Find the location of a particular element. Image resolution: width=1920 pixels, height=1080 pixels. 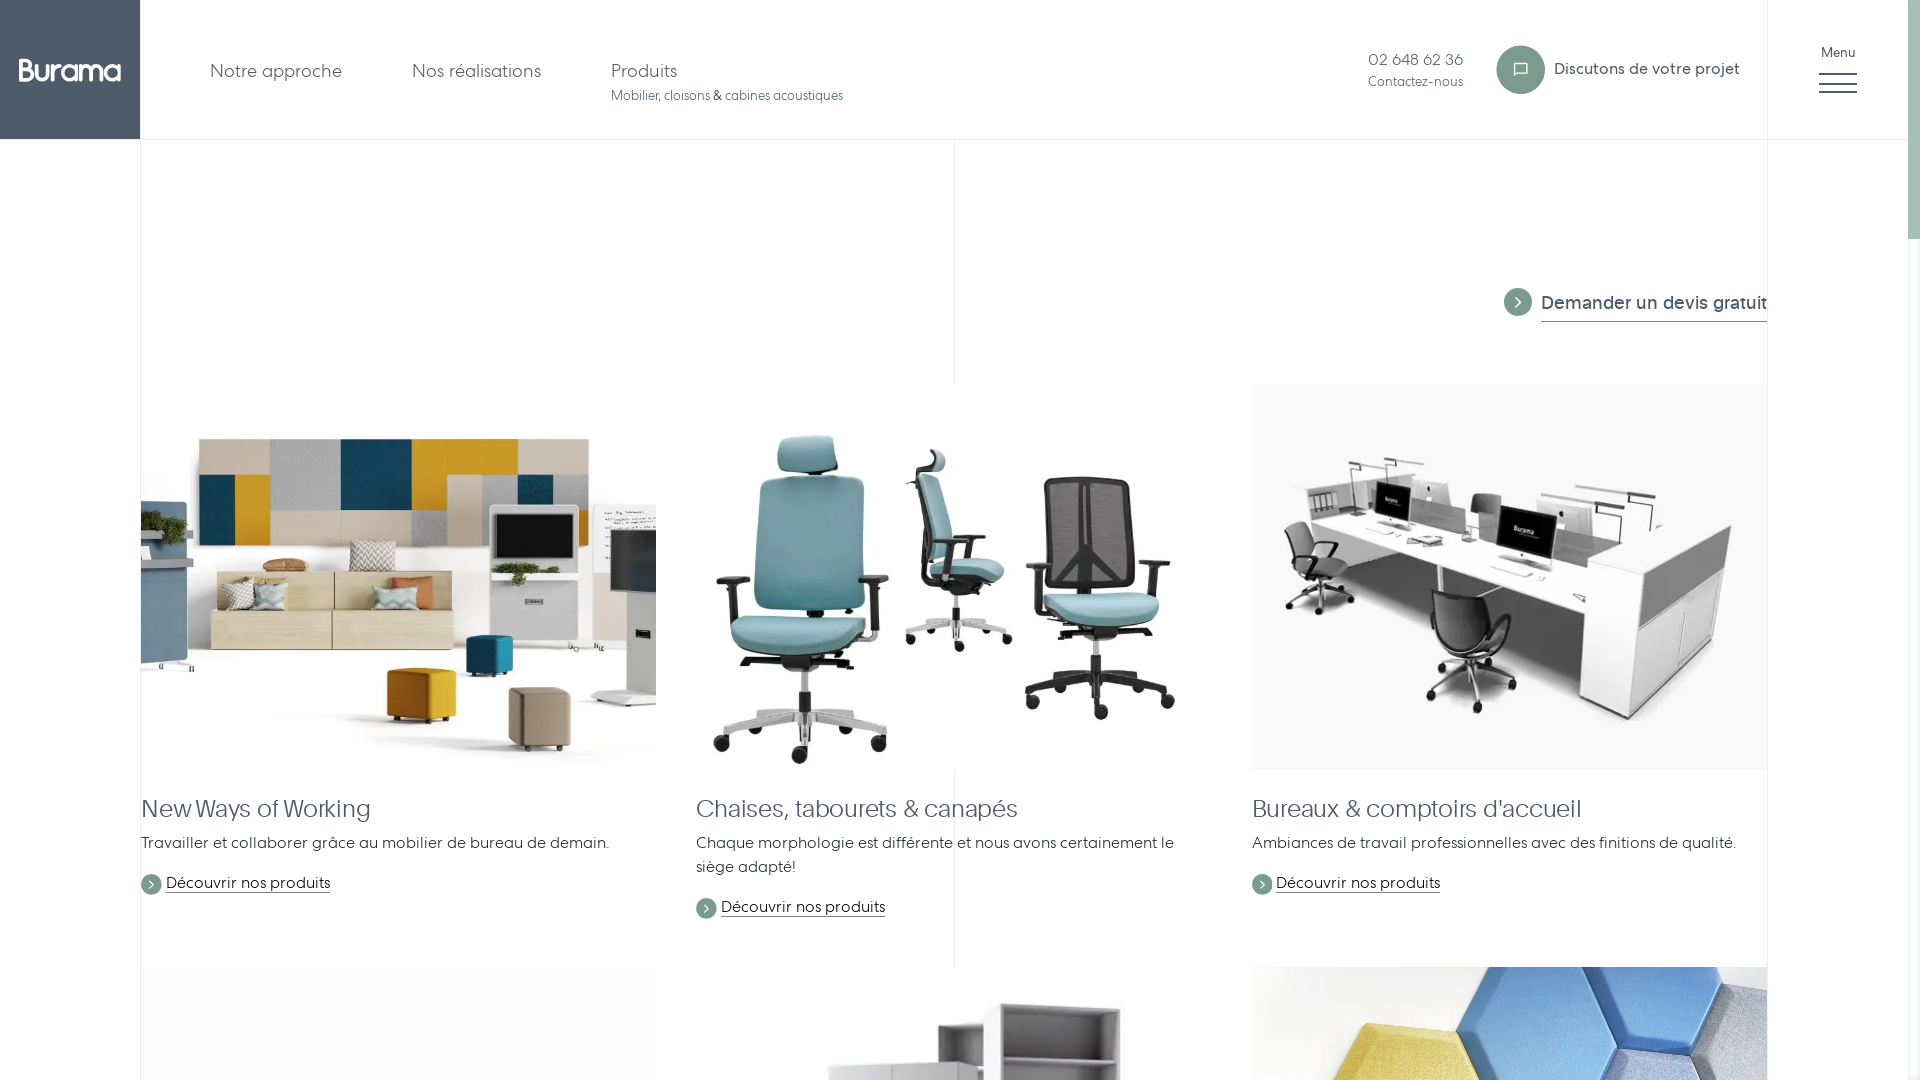

'Contactez-nous' is located at coordinates (1414, 80).